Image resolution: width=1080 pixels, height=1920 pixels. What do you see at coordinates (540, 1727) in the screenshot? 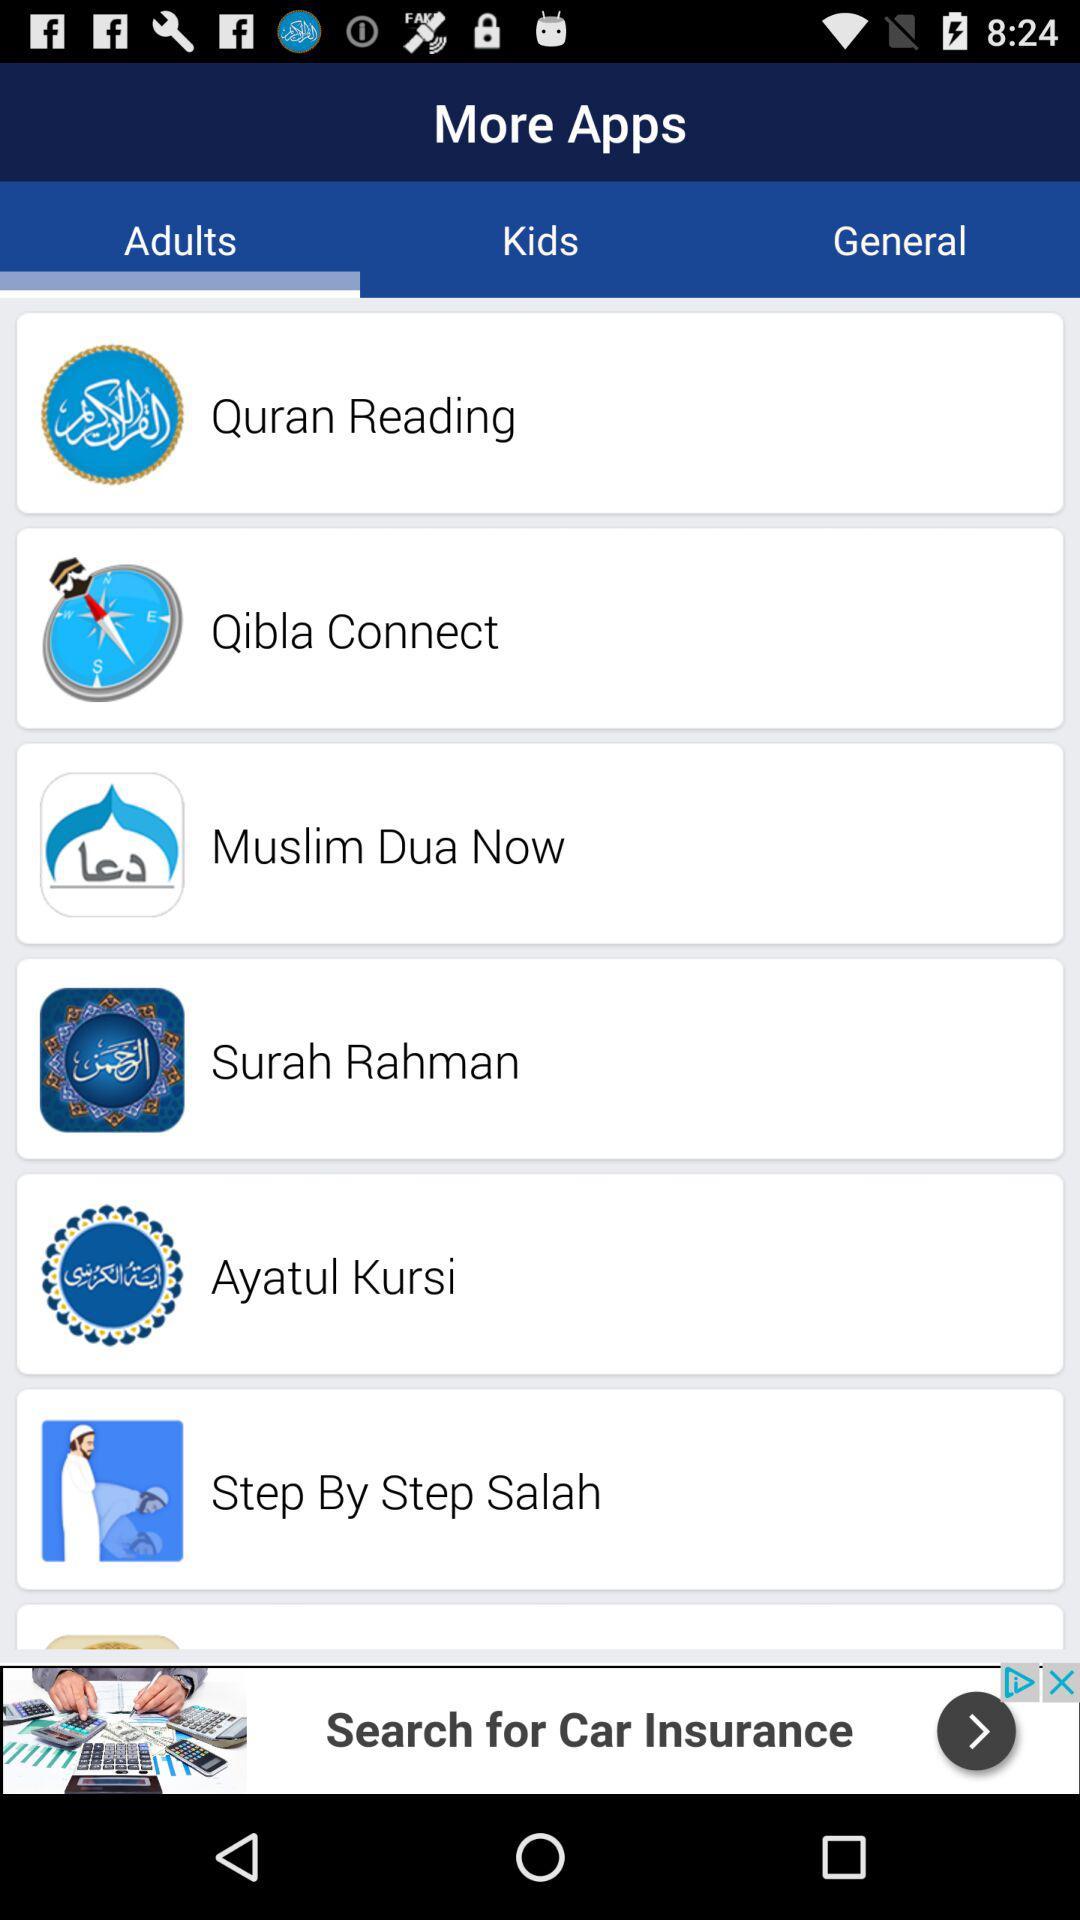
I see `the add image` at bounding box center [540, 1727].